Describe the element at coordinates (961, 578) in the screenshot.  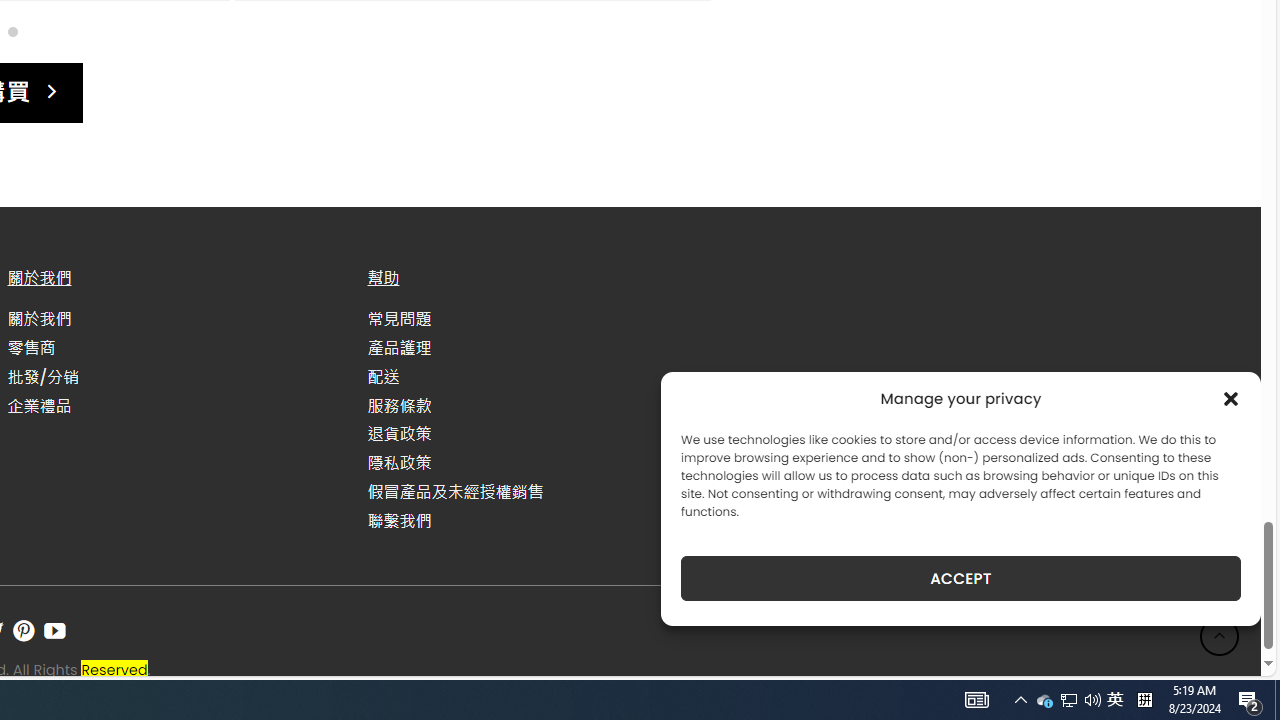
I see `'ACCEPT'` at that location.